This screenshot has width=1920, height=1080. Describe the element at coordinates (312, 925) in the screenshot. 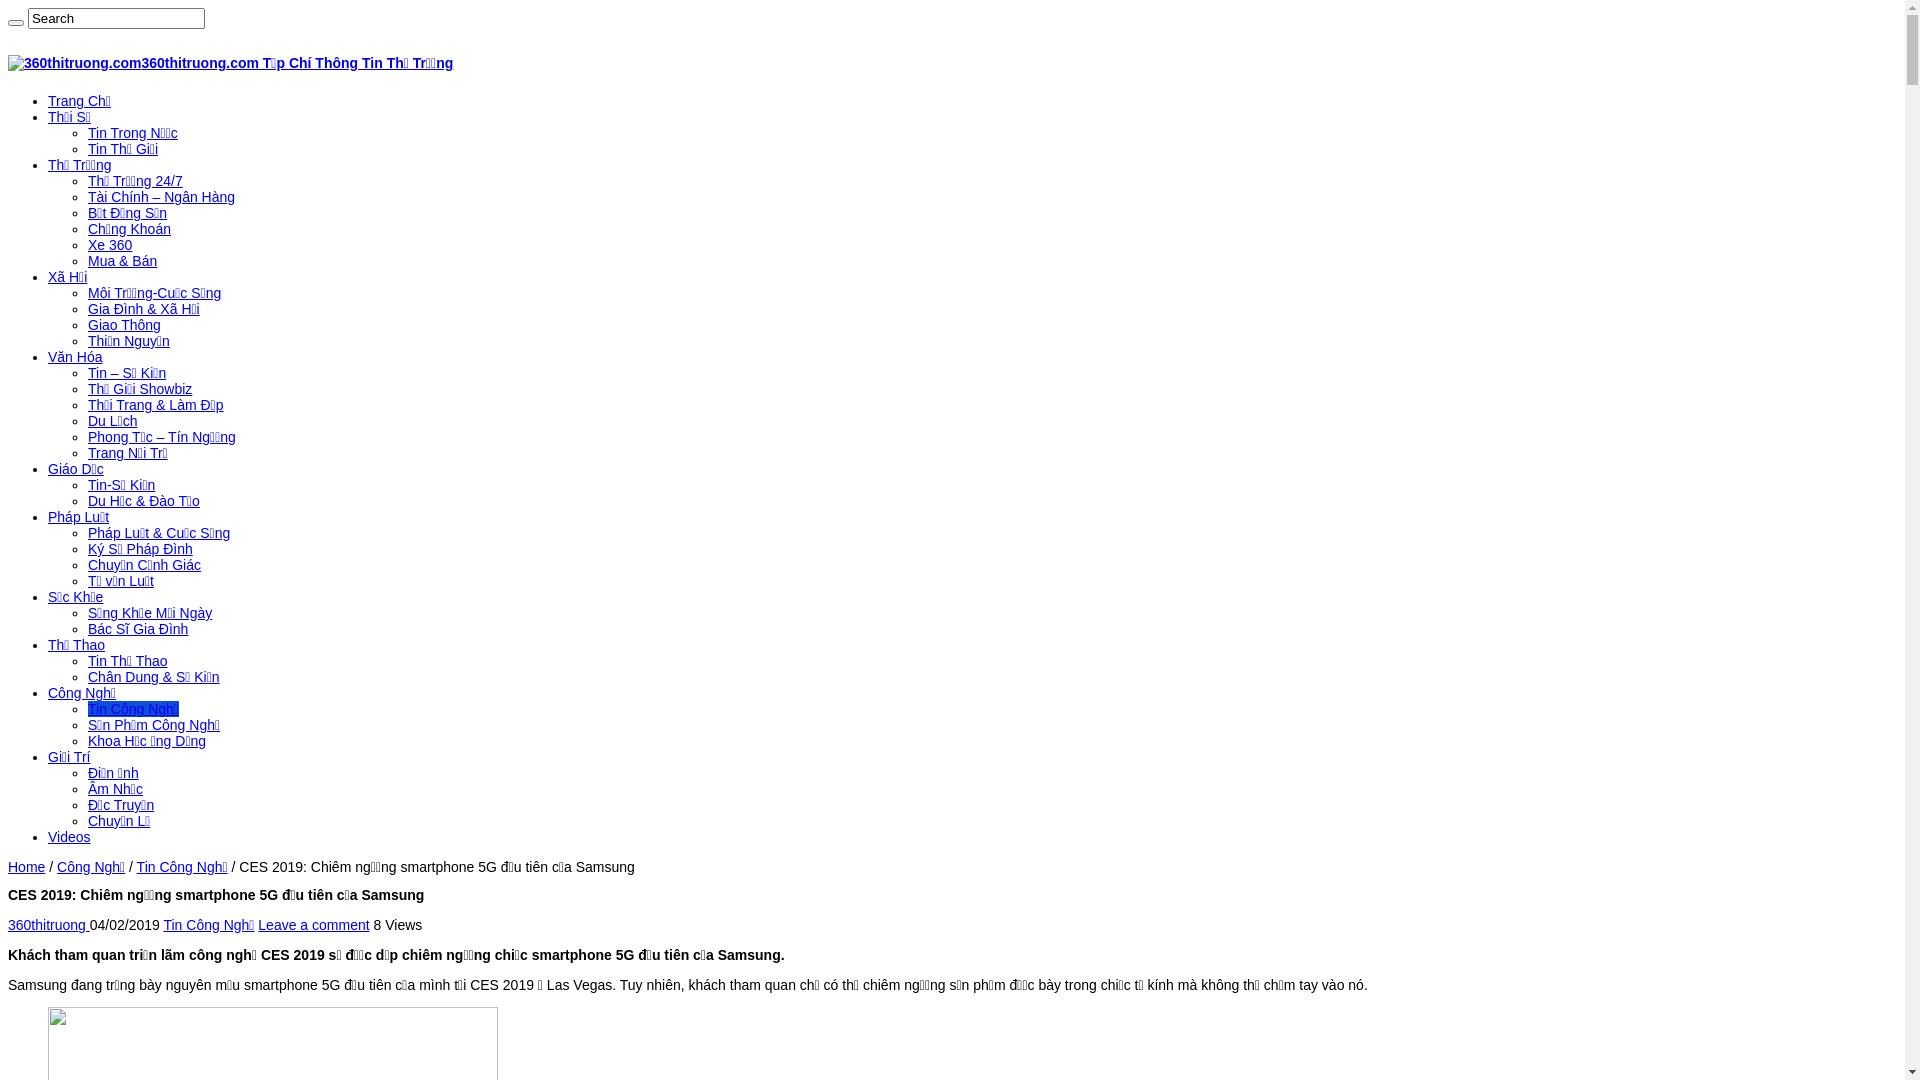

I see `'Leave a comment'` at that location.